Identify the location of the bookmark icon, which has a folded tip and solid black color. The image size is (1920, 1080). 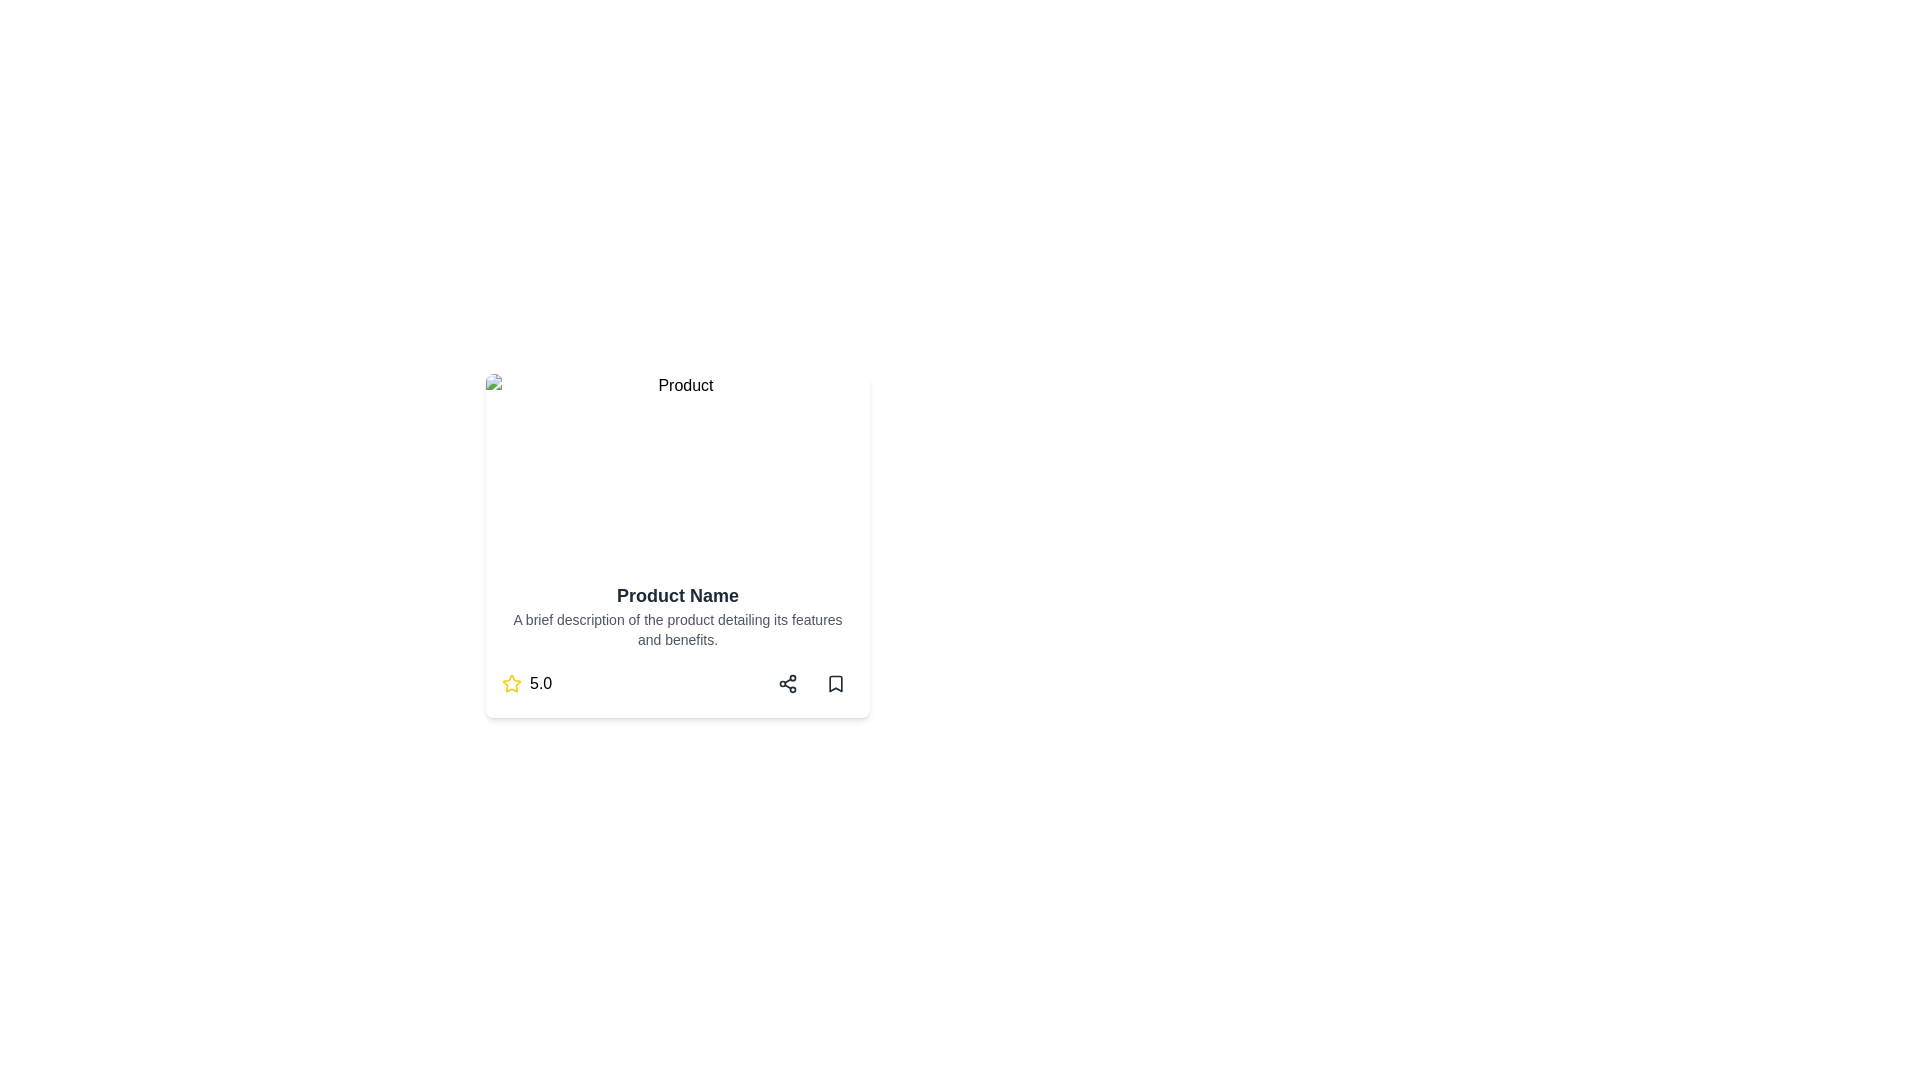
(835, 682).